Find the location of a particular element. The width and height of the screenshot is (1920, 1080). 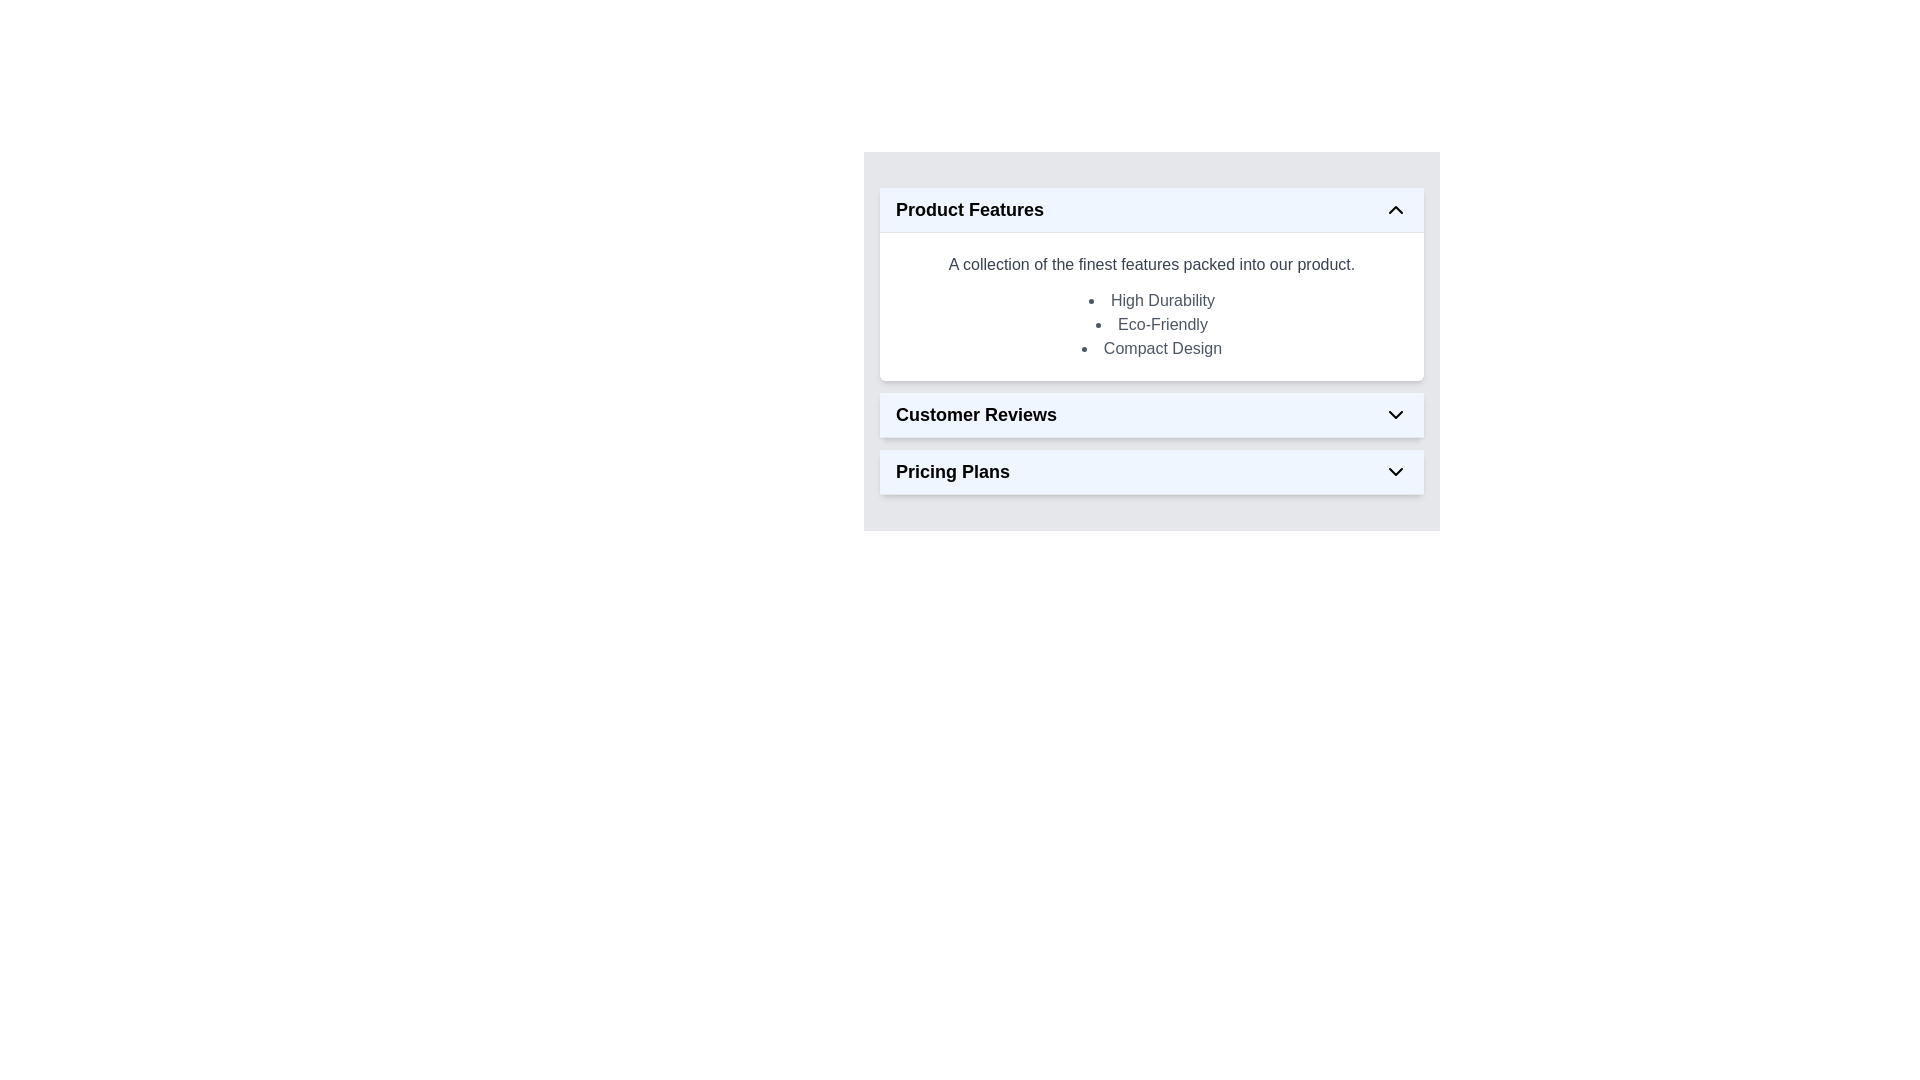

the descriptive content block that provides an overview of the product's features, located in the 'Product Features' section, below the header is located at coordinates (1152, 307).